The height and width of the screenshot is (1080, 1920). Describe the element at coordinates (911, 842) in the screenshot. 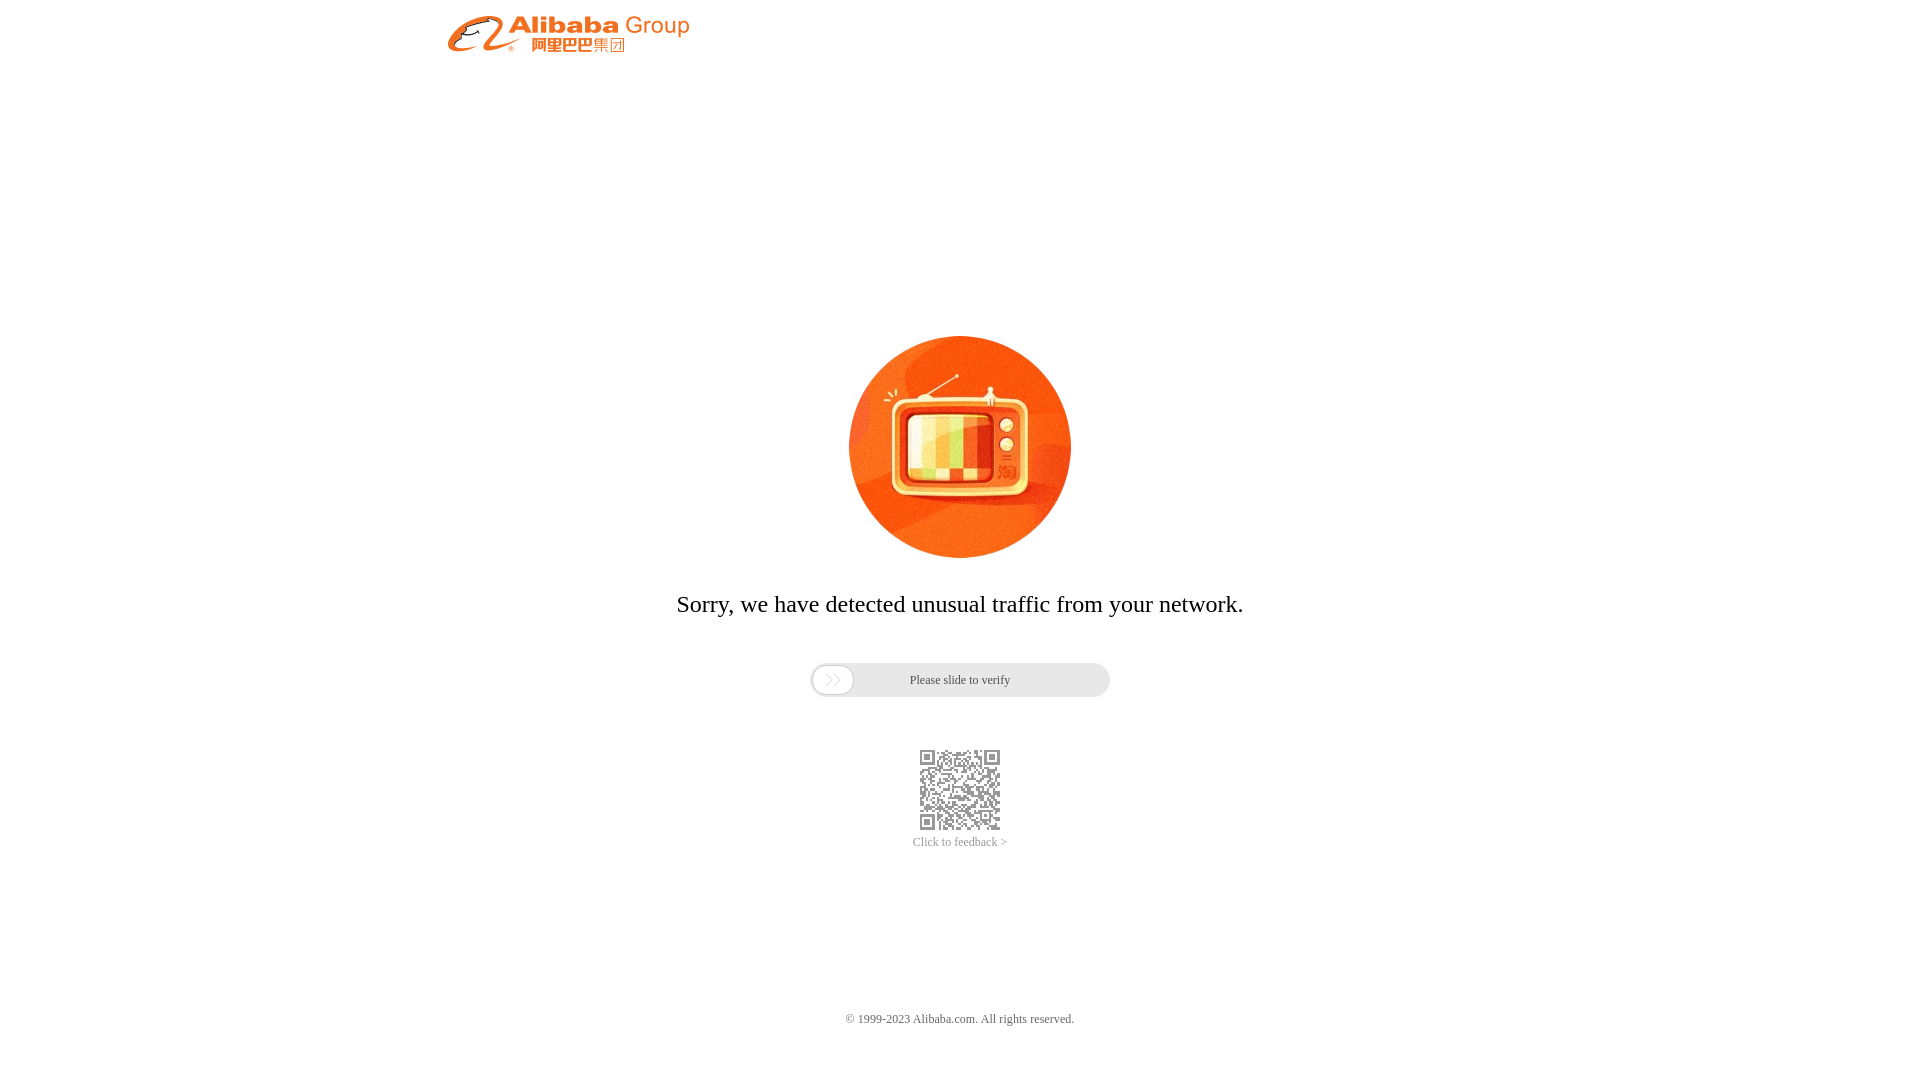

I see `'Click to feedback >'` at that location.